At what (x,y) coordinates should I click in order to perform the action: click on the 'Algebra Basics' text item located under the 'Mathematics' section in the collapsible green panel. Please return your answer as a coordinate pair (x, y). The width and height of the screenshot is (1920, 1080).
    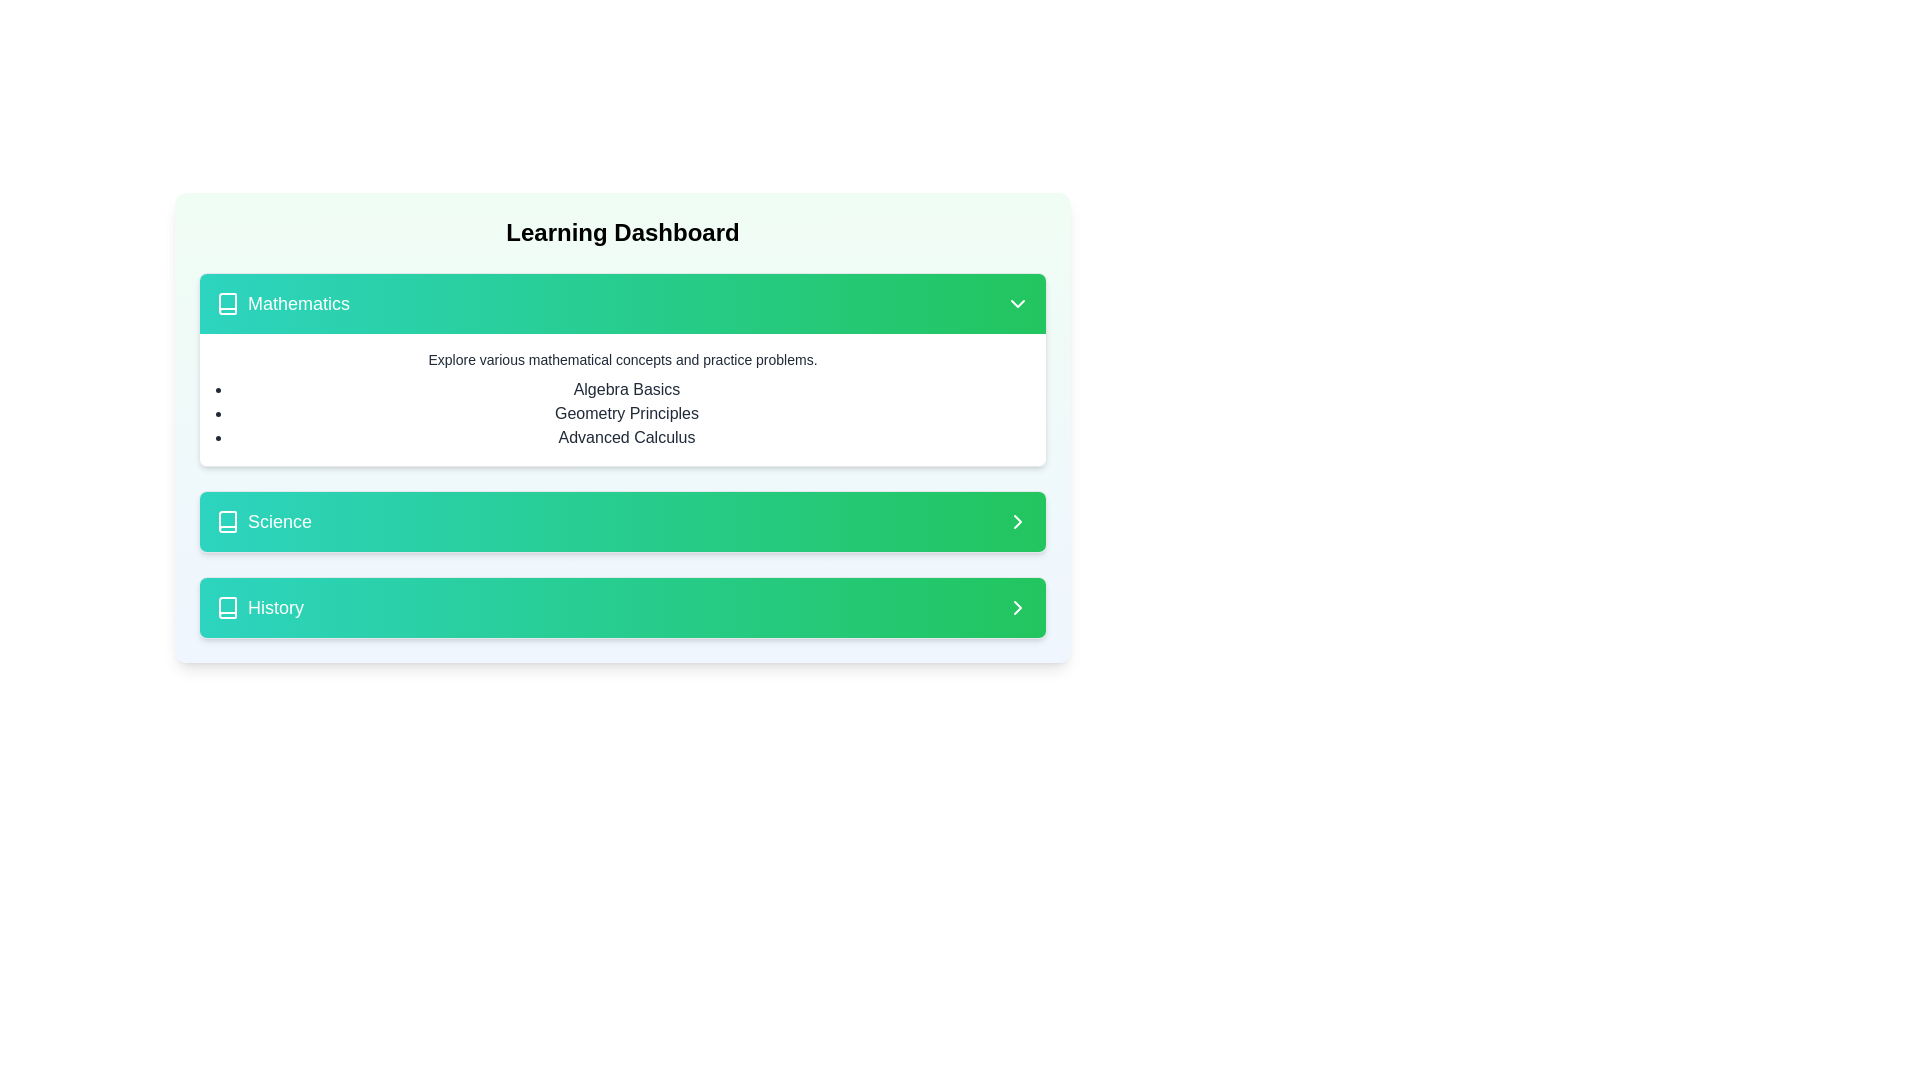
    Looking at the image, I should click on (626, 389).